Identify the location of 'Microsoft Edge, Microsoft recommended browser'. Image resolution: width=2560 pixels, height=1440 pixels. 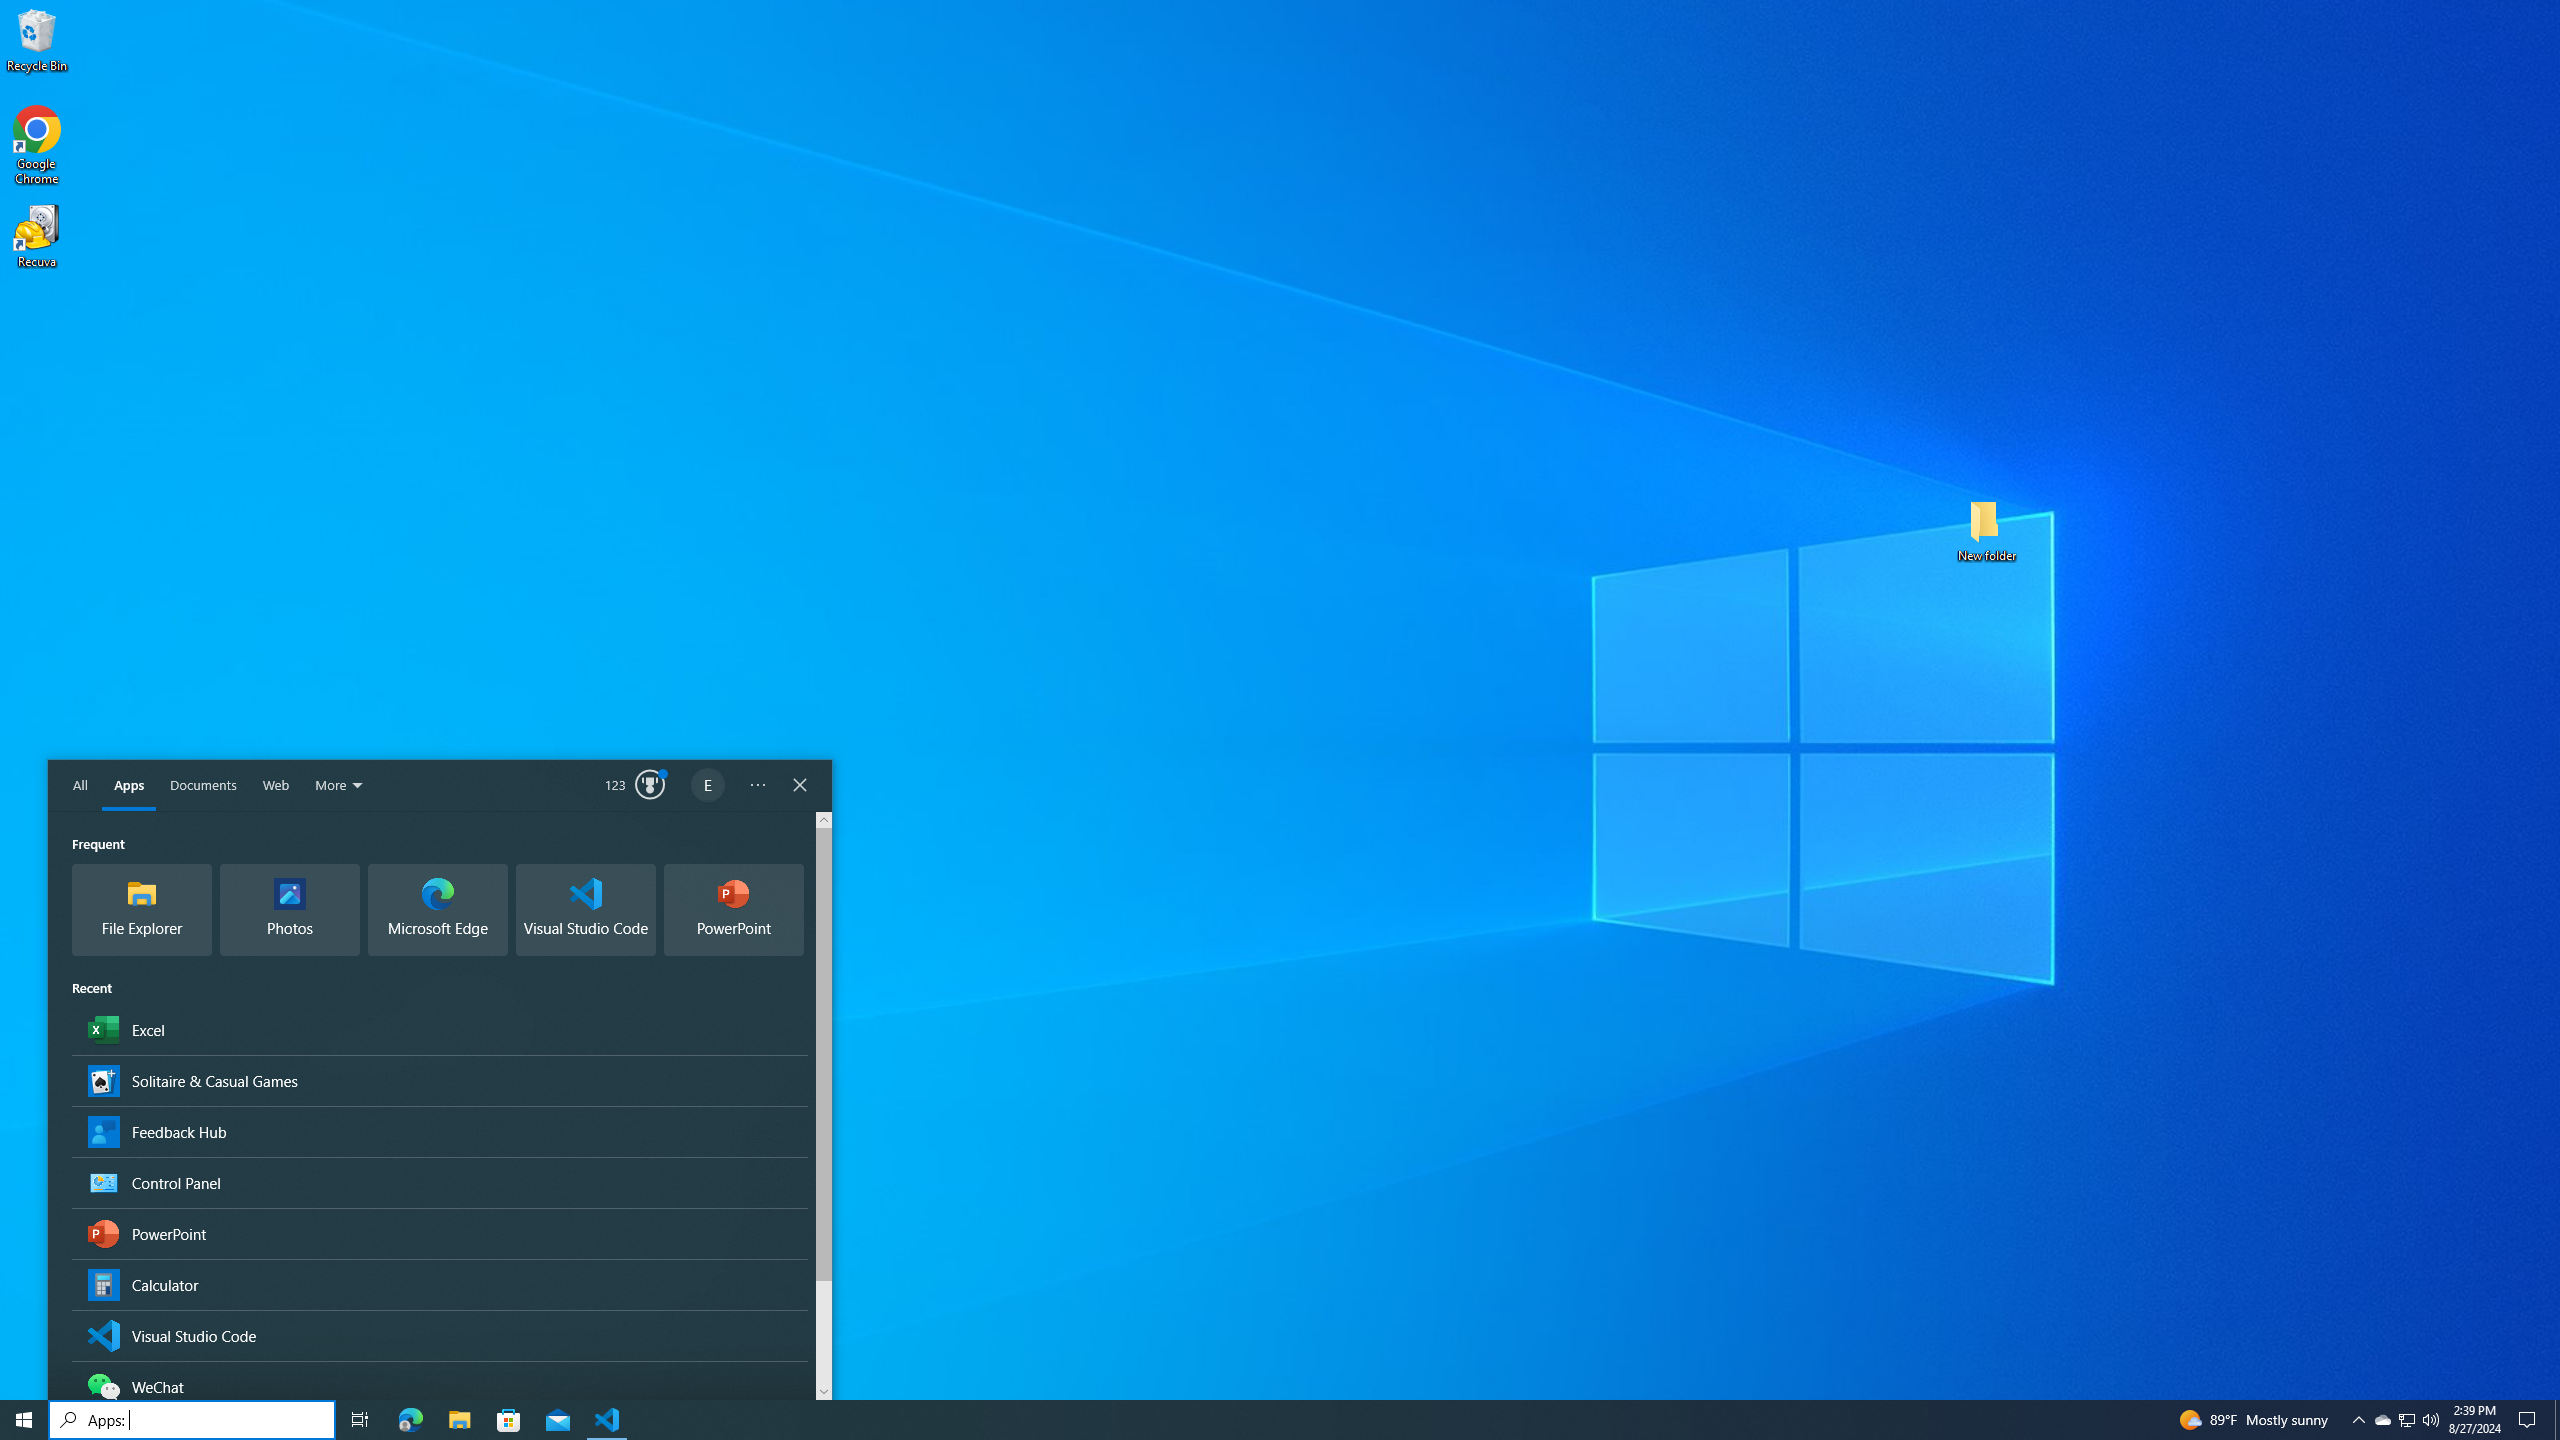
(436, 909).